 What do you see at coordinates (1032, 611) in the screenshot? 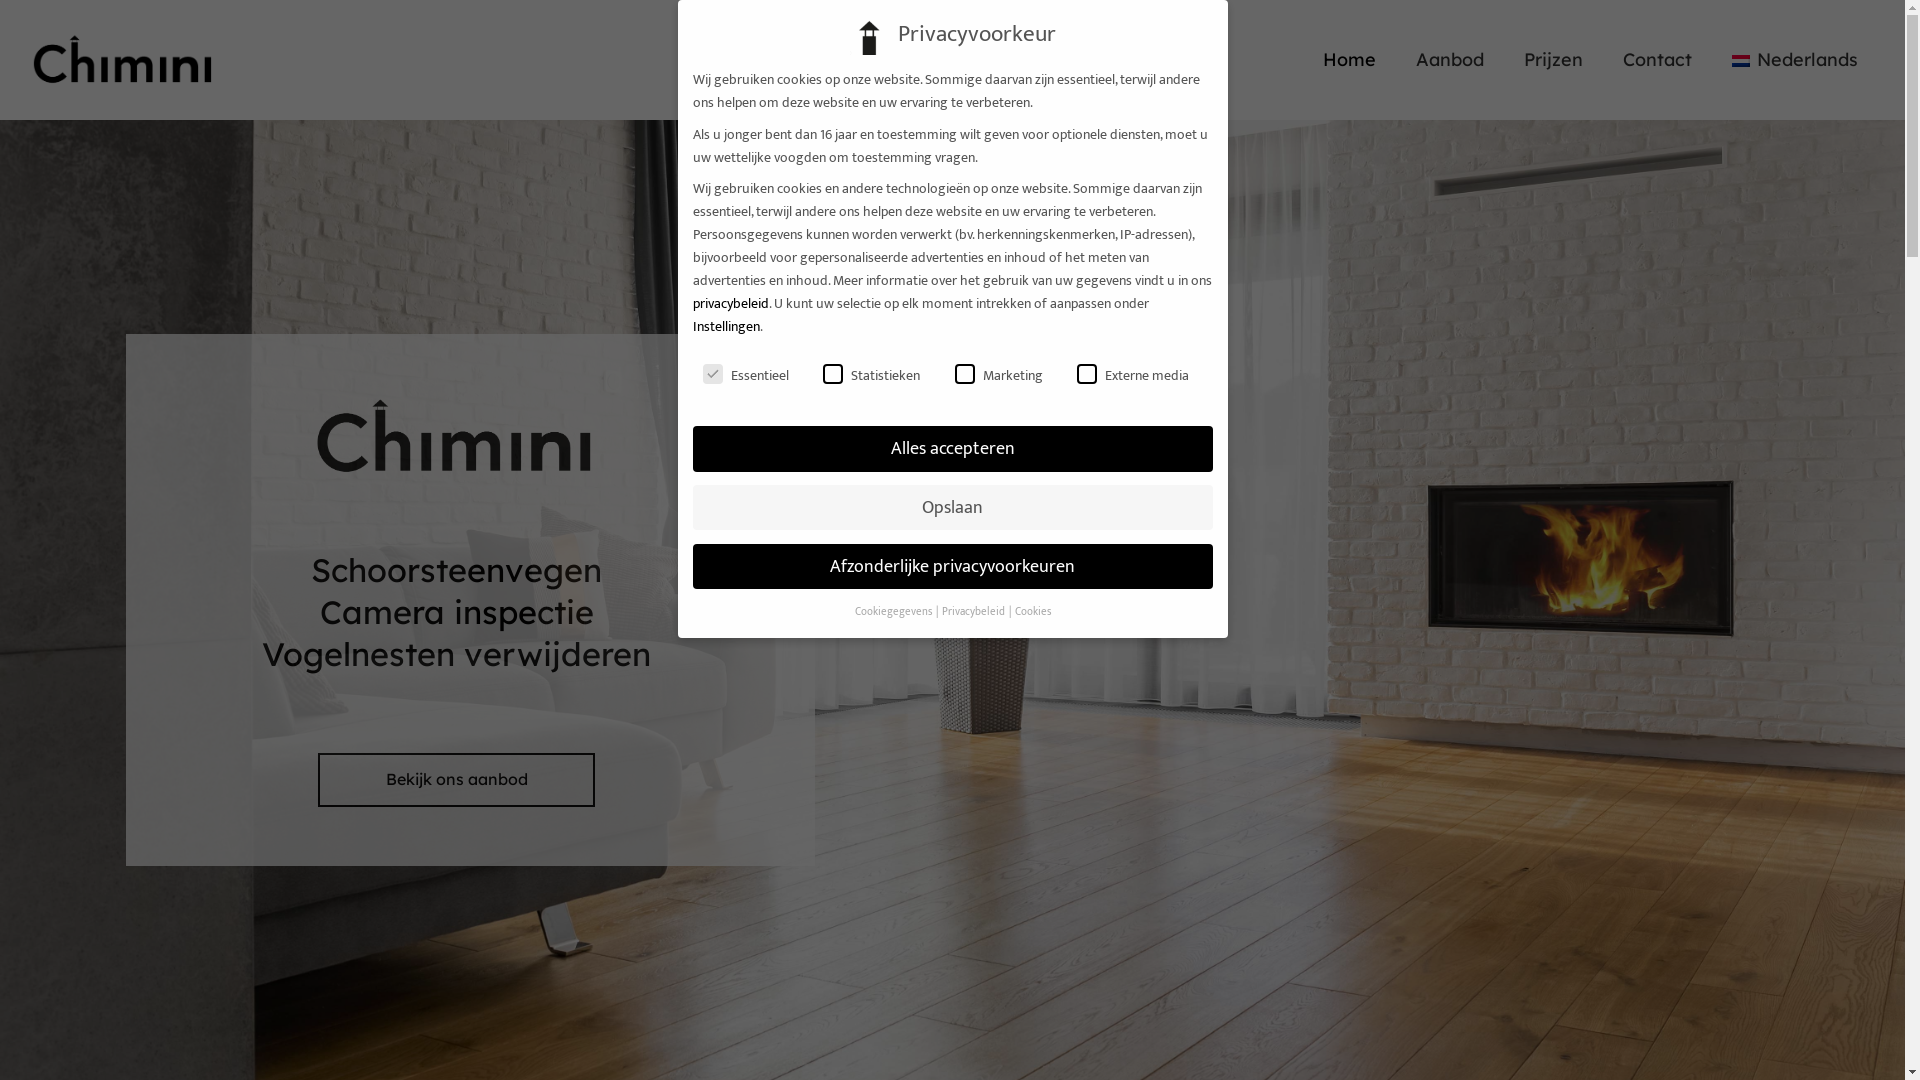
I see `'Cookies'` at bounding box center [1032, 611].